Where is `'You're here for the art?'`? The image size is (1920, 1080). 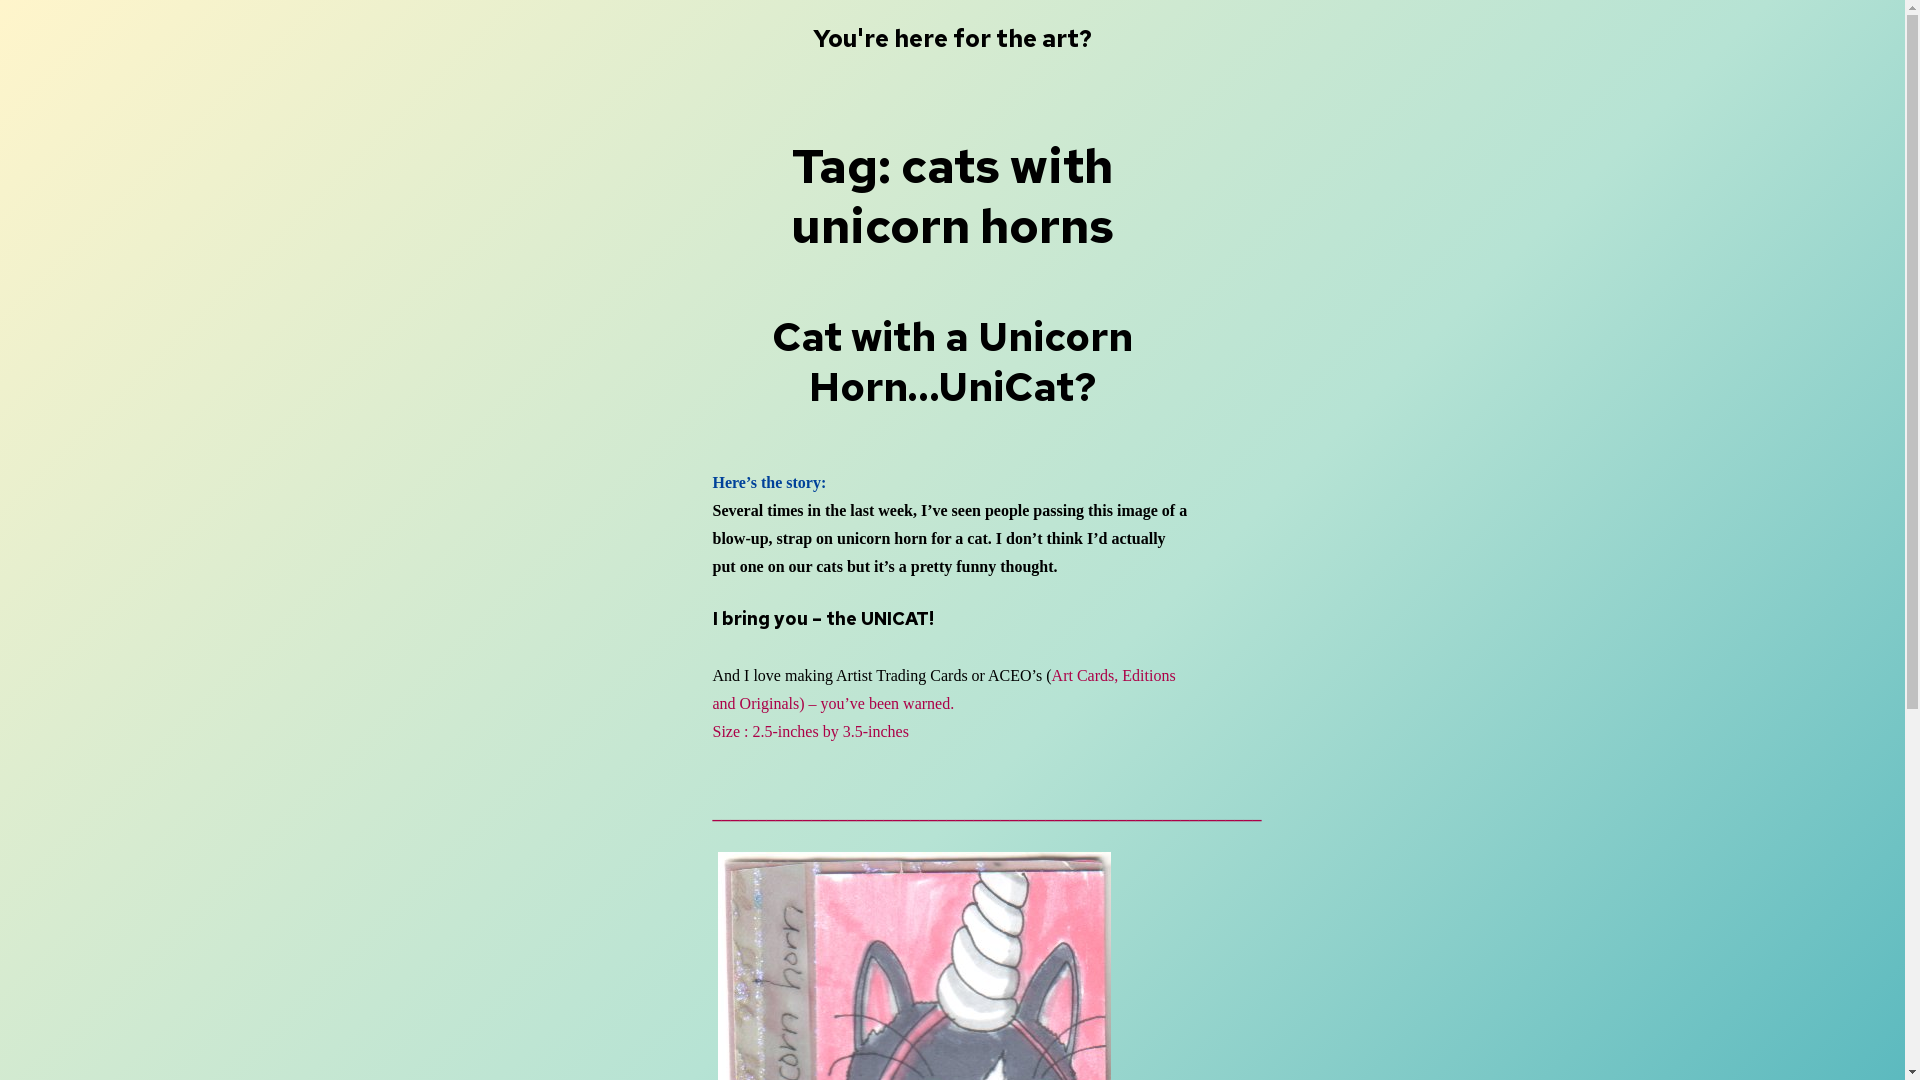 'You're here for the art?' is located at coordinates (951, 38).